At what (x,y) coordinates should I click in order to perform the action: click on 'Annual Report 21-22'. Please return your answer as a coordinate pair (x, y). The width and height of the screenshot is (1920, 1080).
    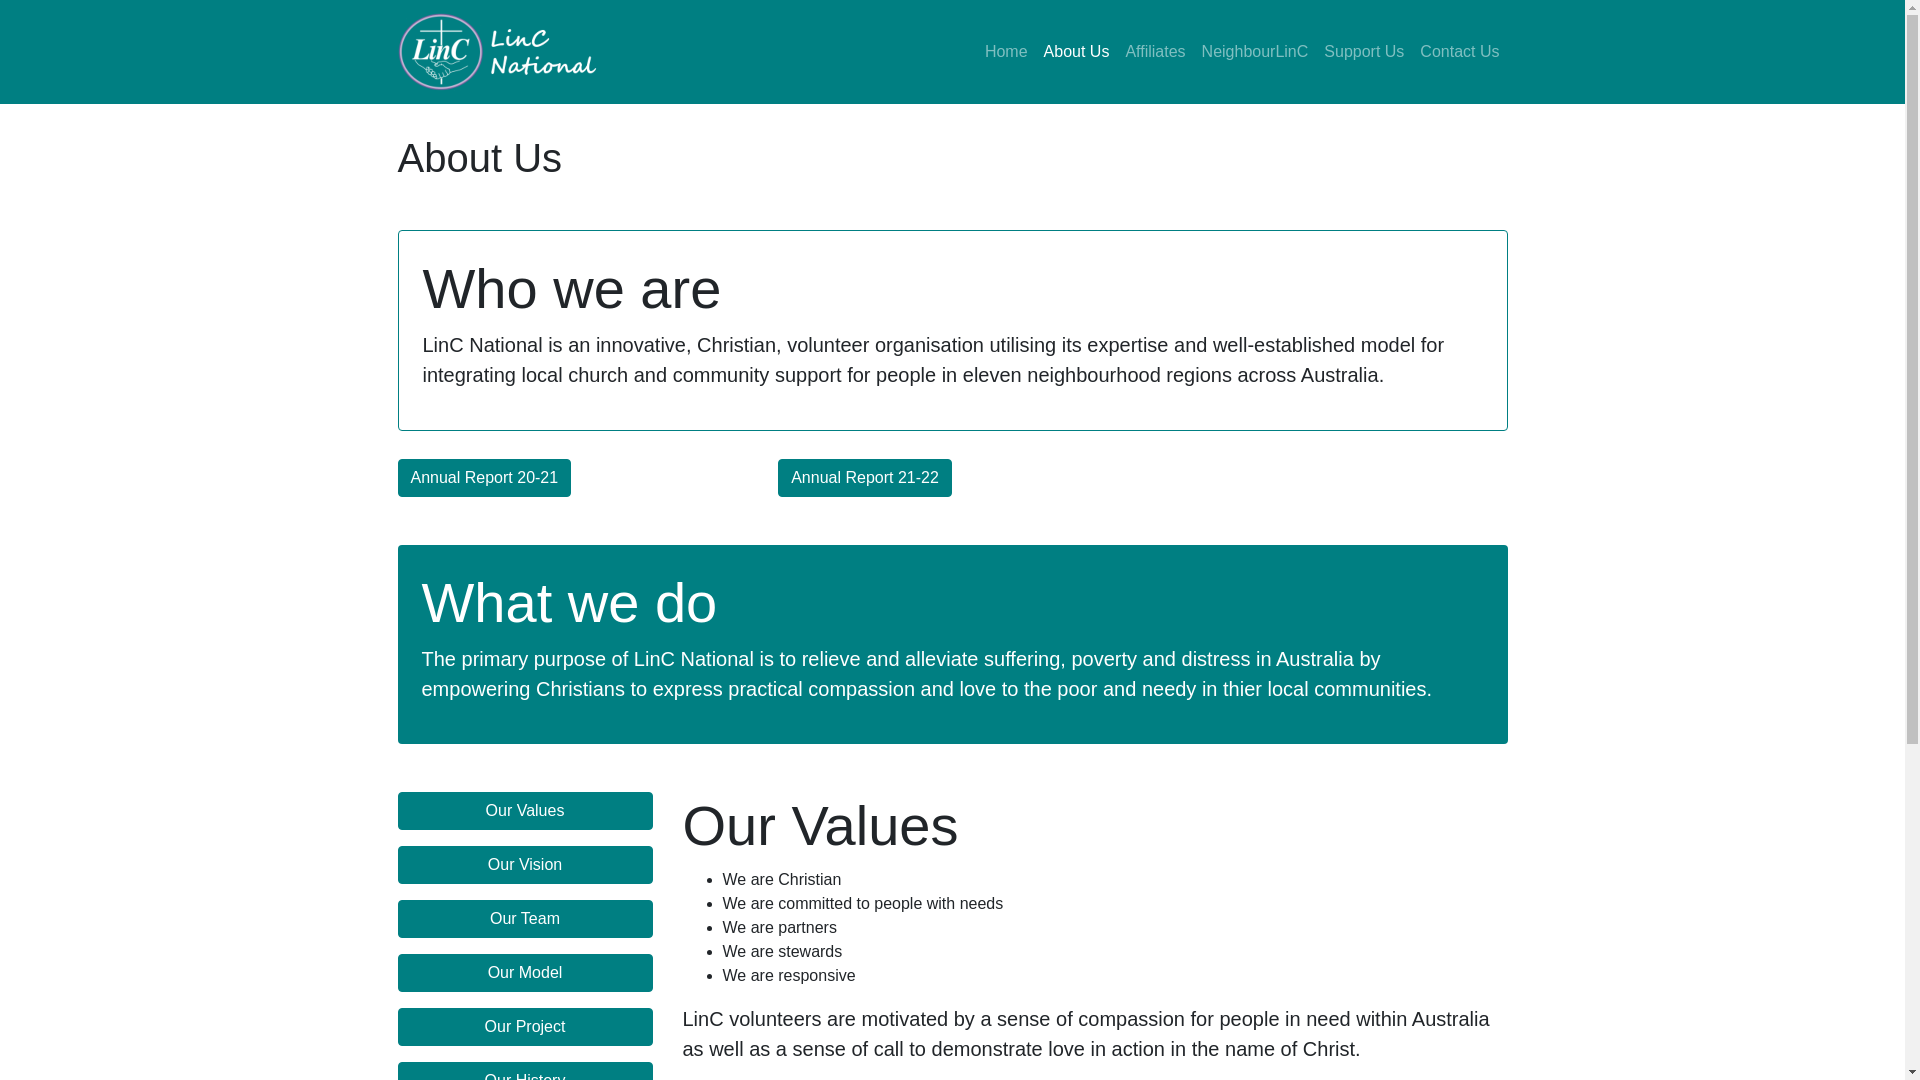
    Looking at the image, I should click on (776, 478).